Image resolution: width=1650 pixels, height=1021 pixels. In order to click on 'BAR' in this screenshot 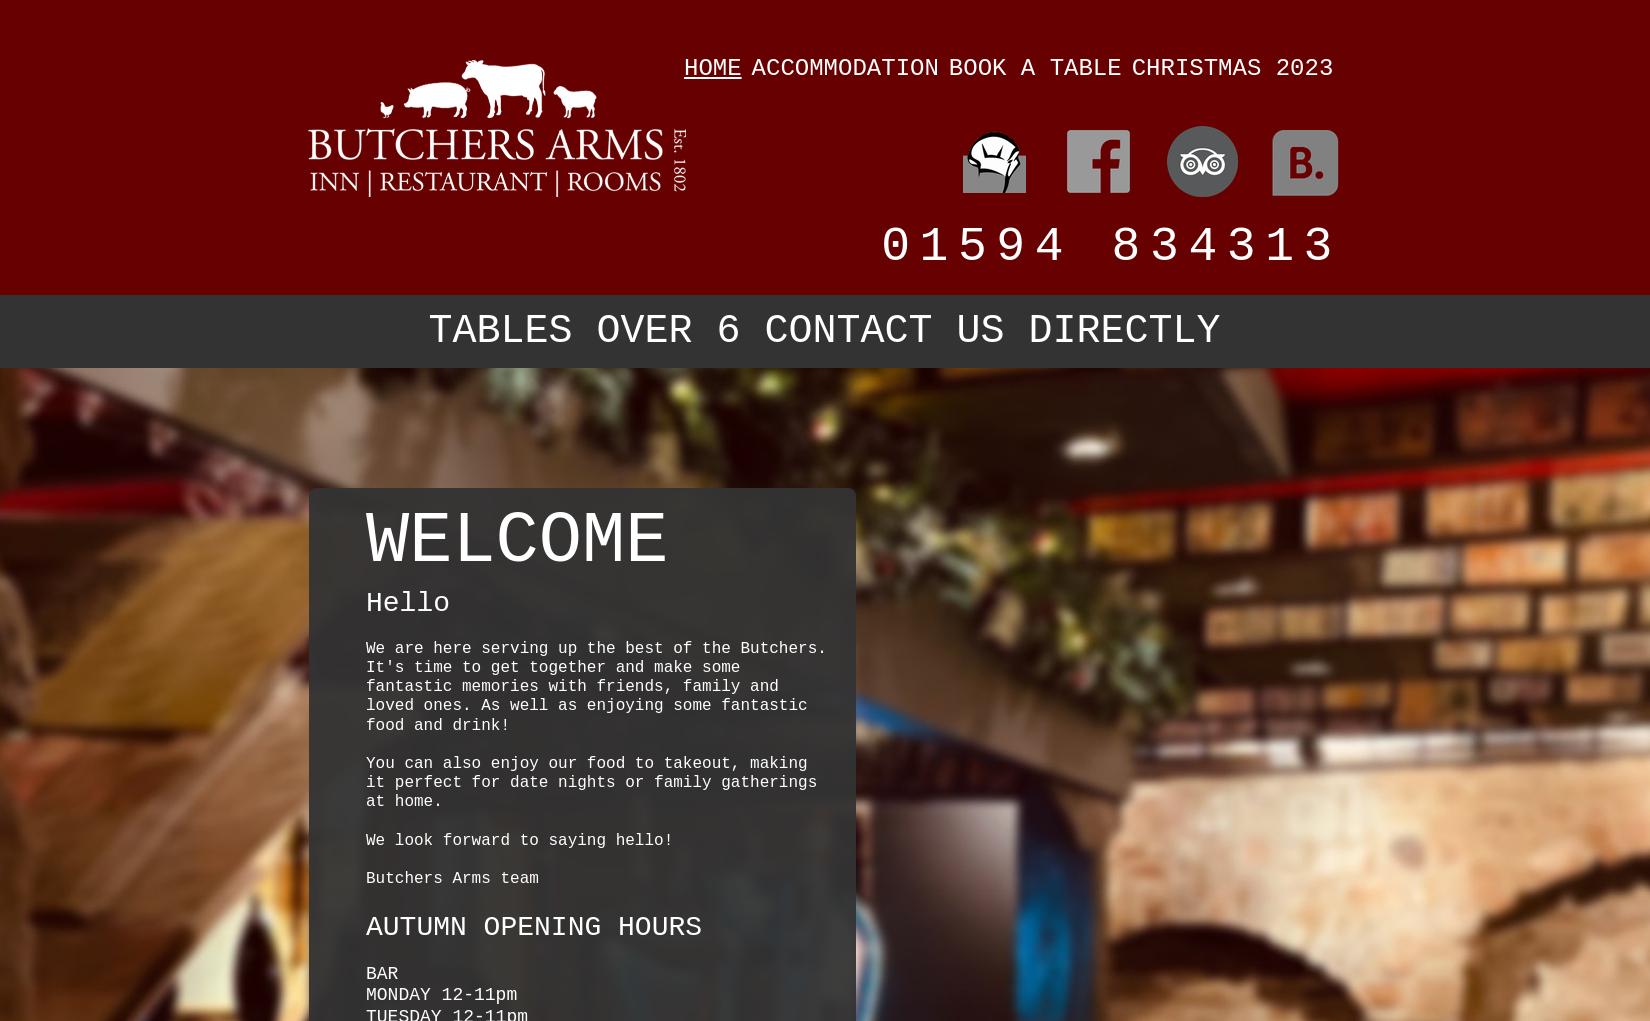, I will do `click(381, 972)`.